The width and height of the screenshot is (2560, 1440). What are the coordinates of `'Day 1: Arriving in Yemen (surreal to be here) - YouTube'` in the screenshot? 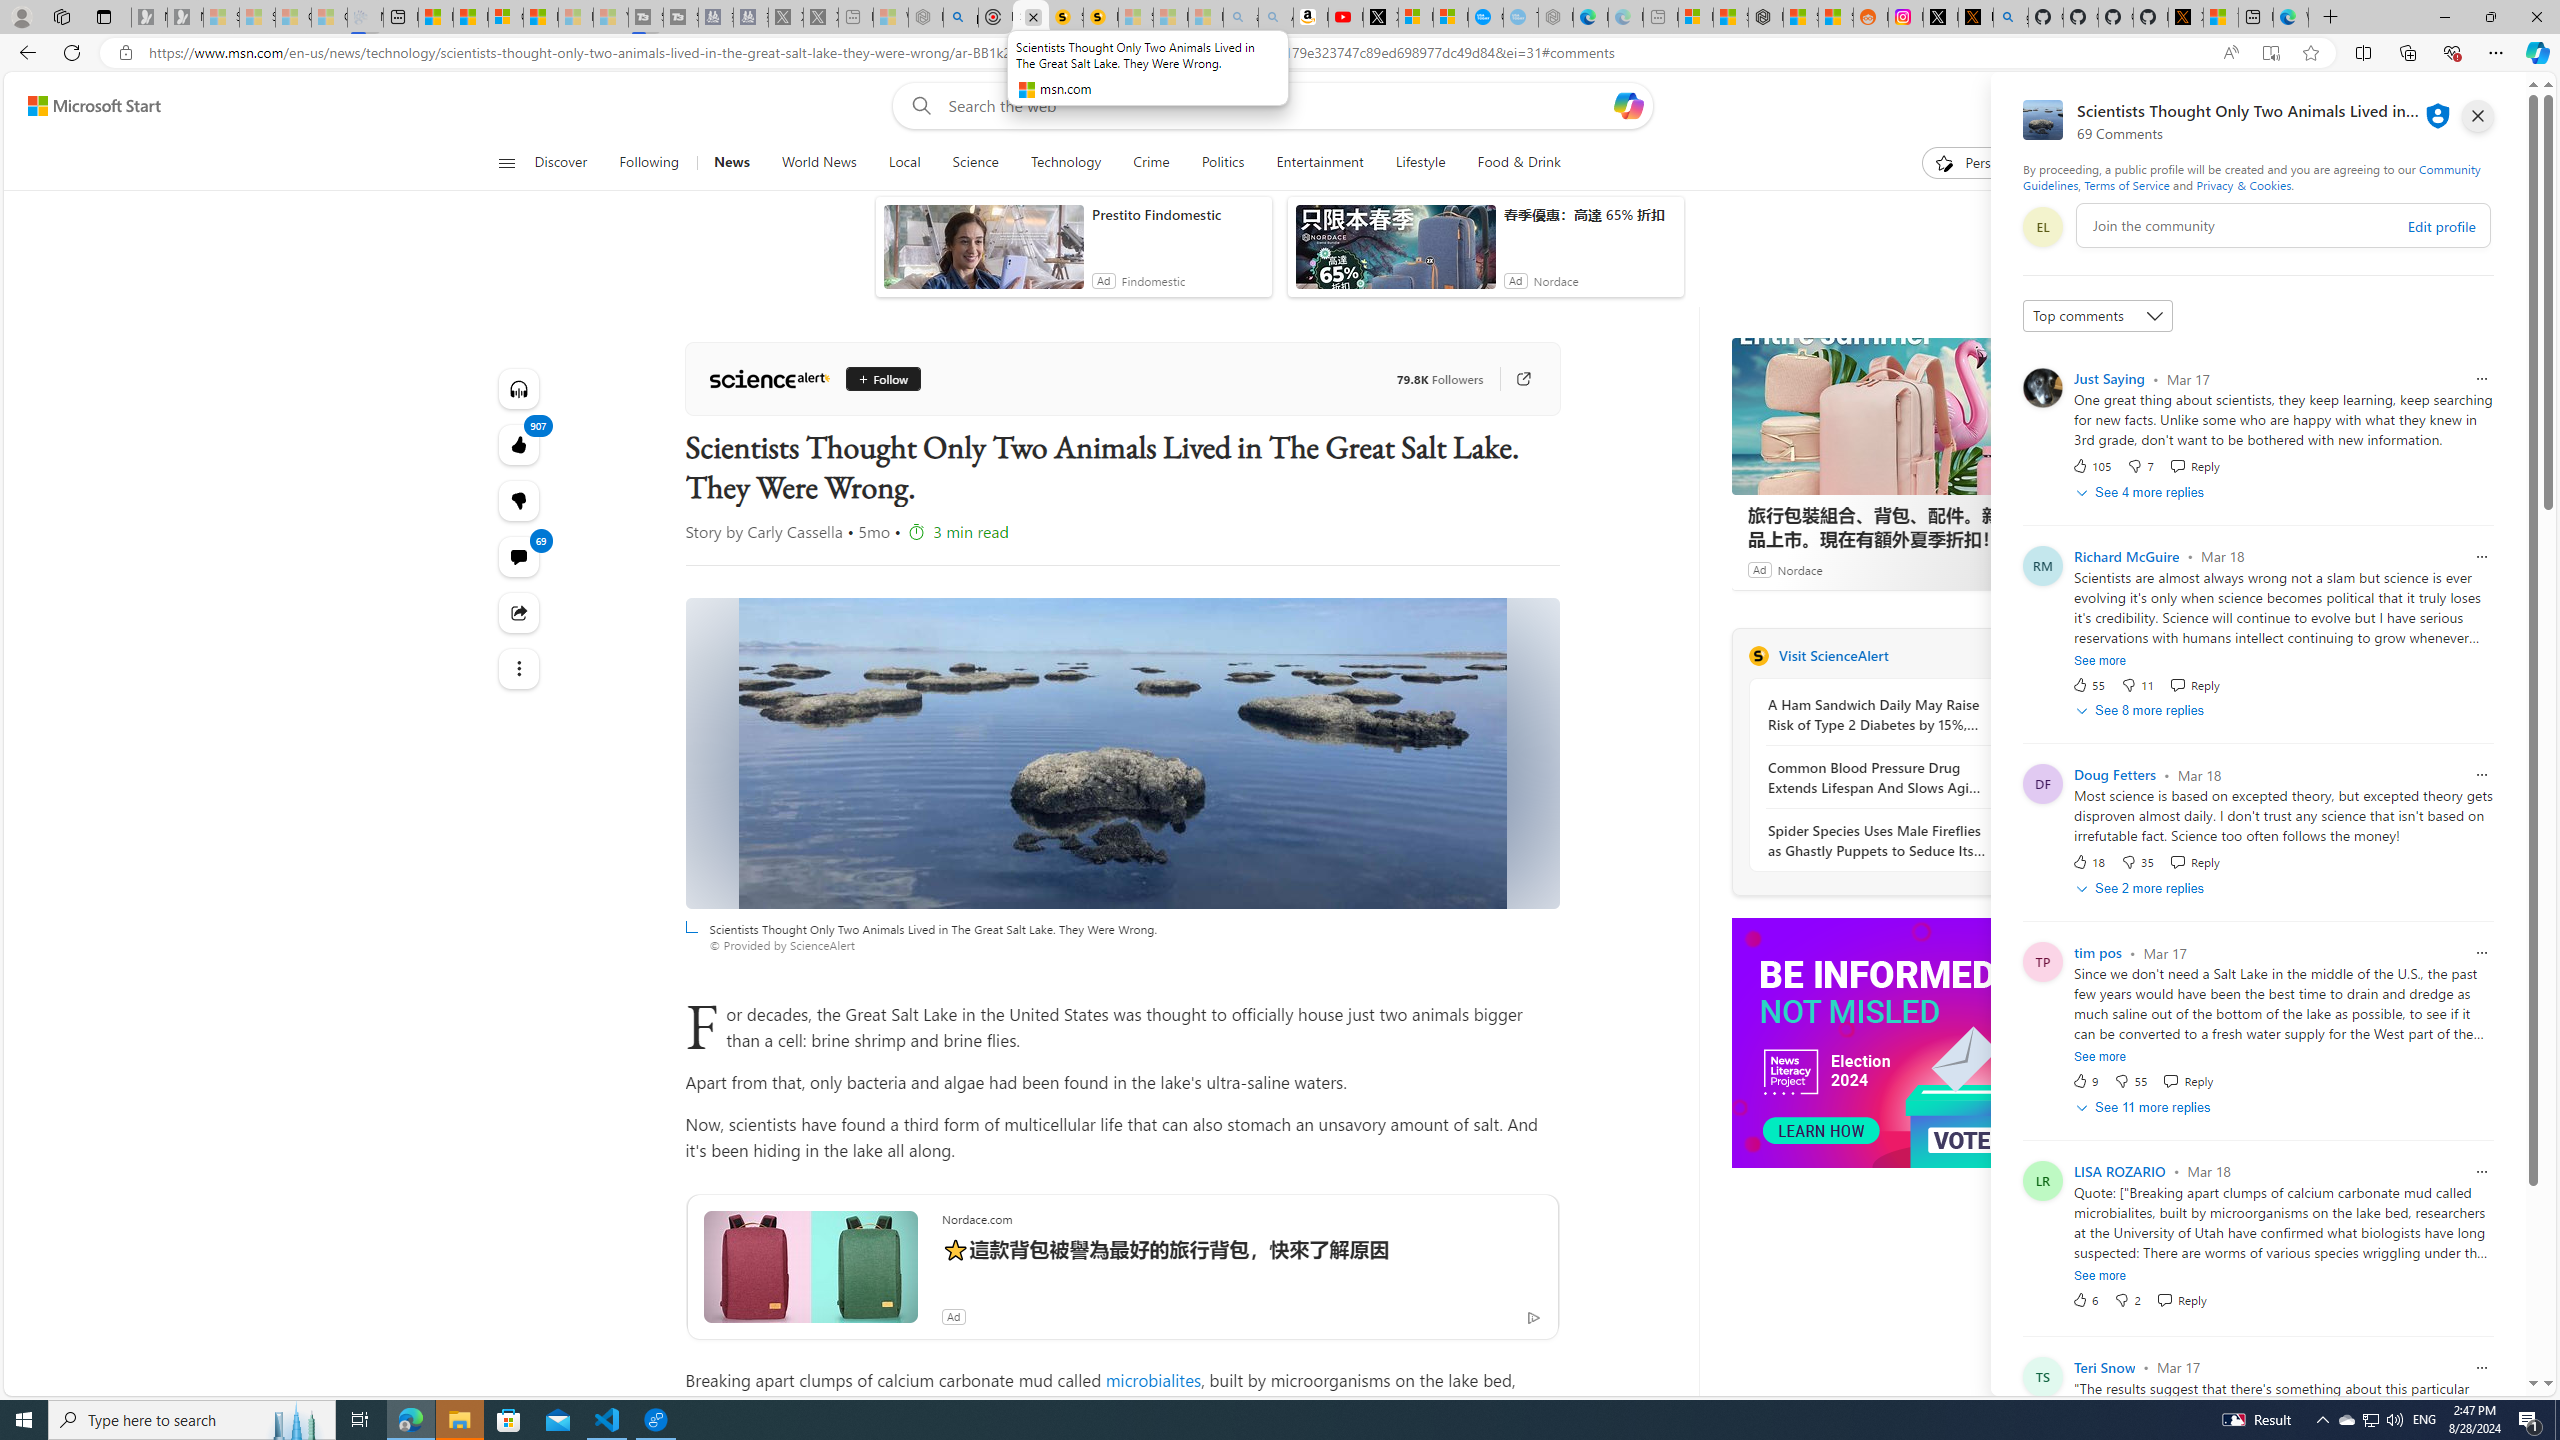 It's located at (1345, 16).